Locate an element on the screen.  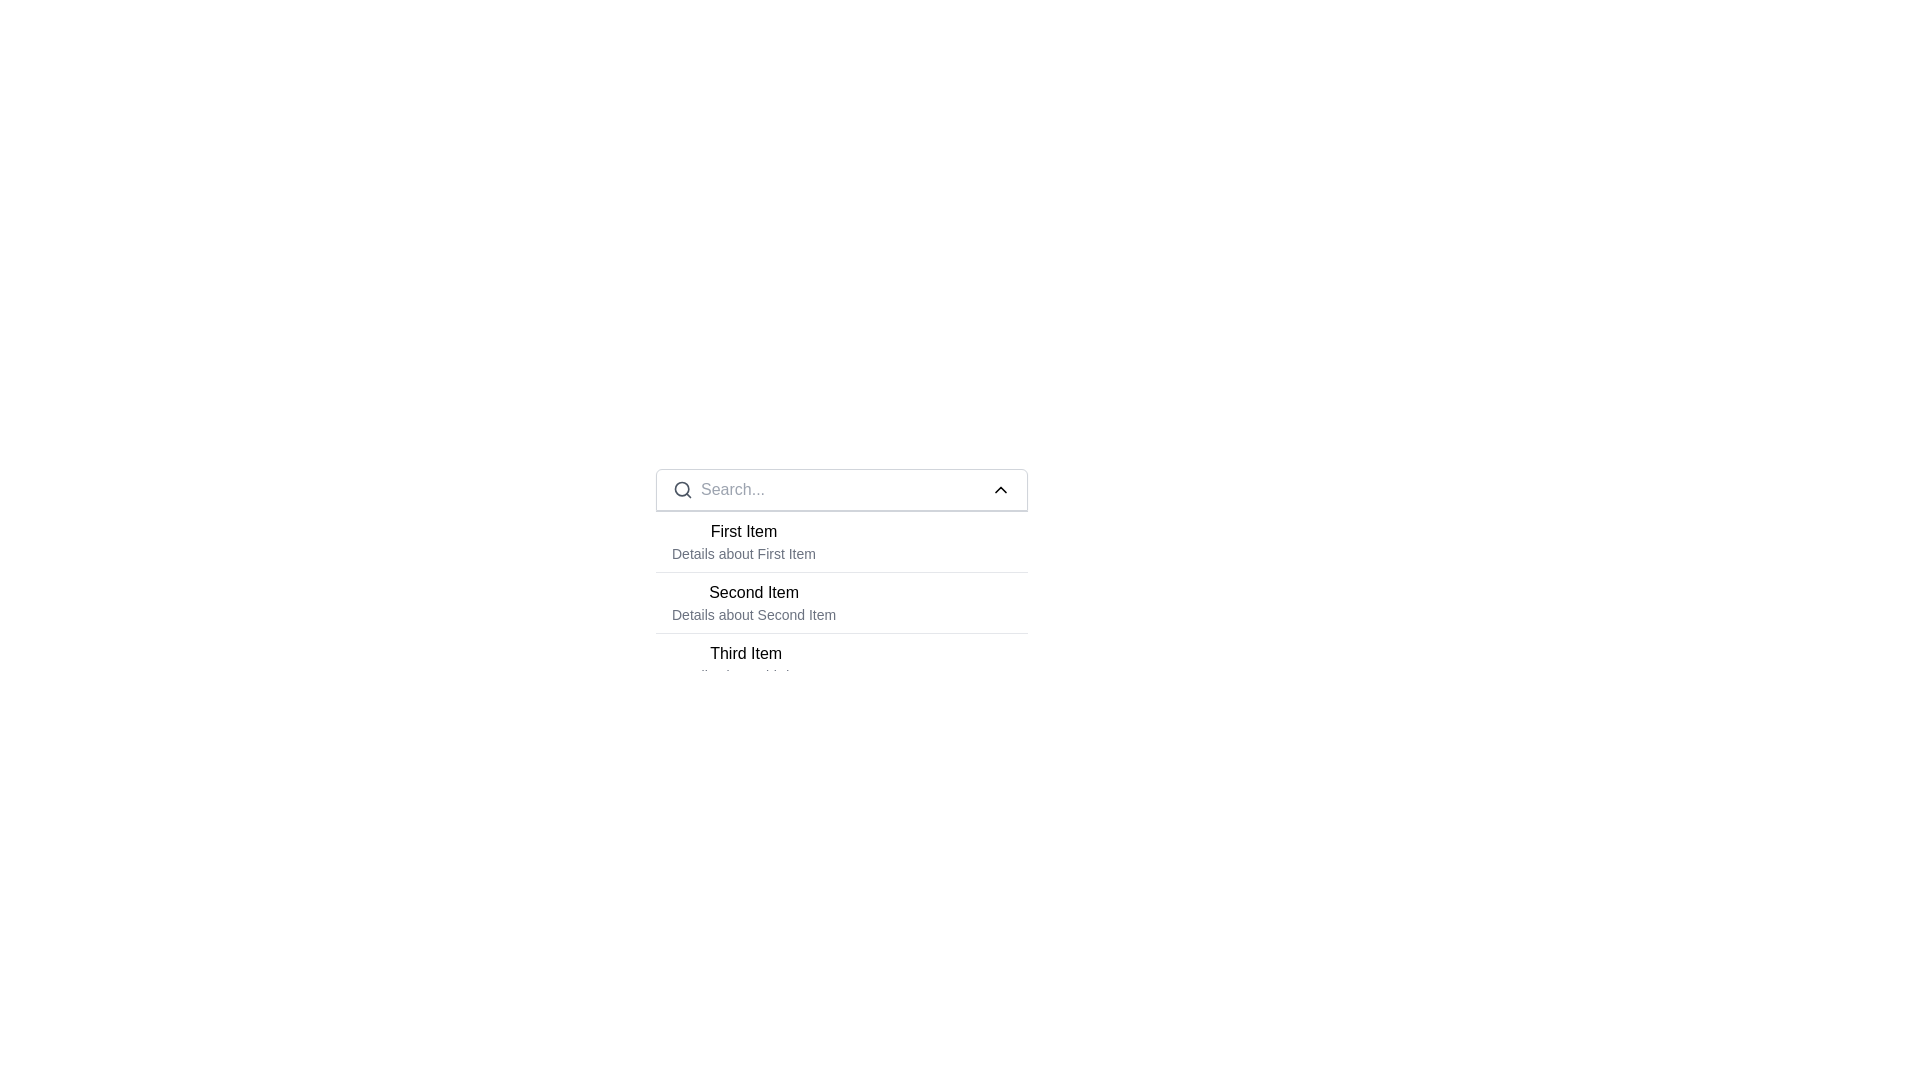
the first list item that shows detailed information about 'First Item' is located at coordinates (841, 542).